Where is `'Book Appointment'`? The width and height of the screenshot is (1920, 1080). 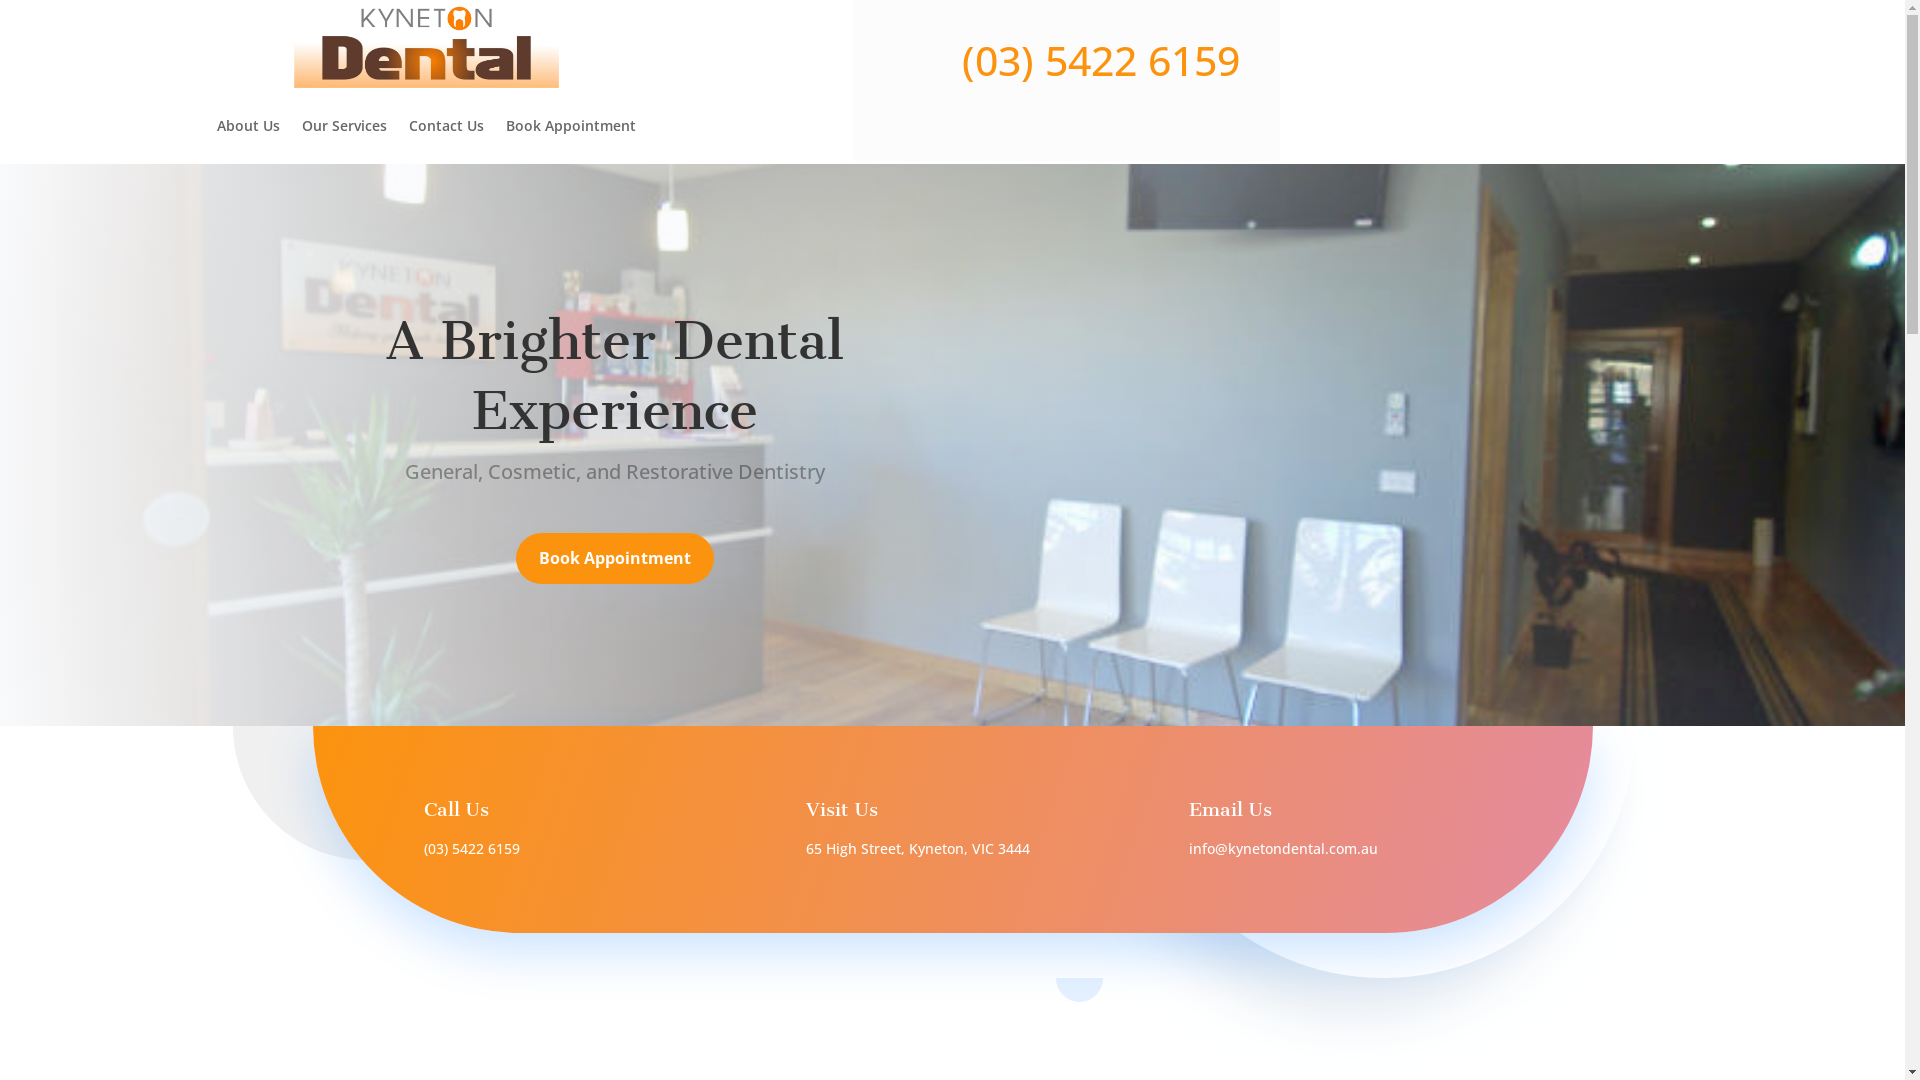 'Book Appointment' is located at coordinates (613, 558).